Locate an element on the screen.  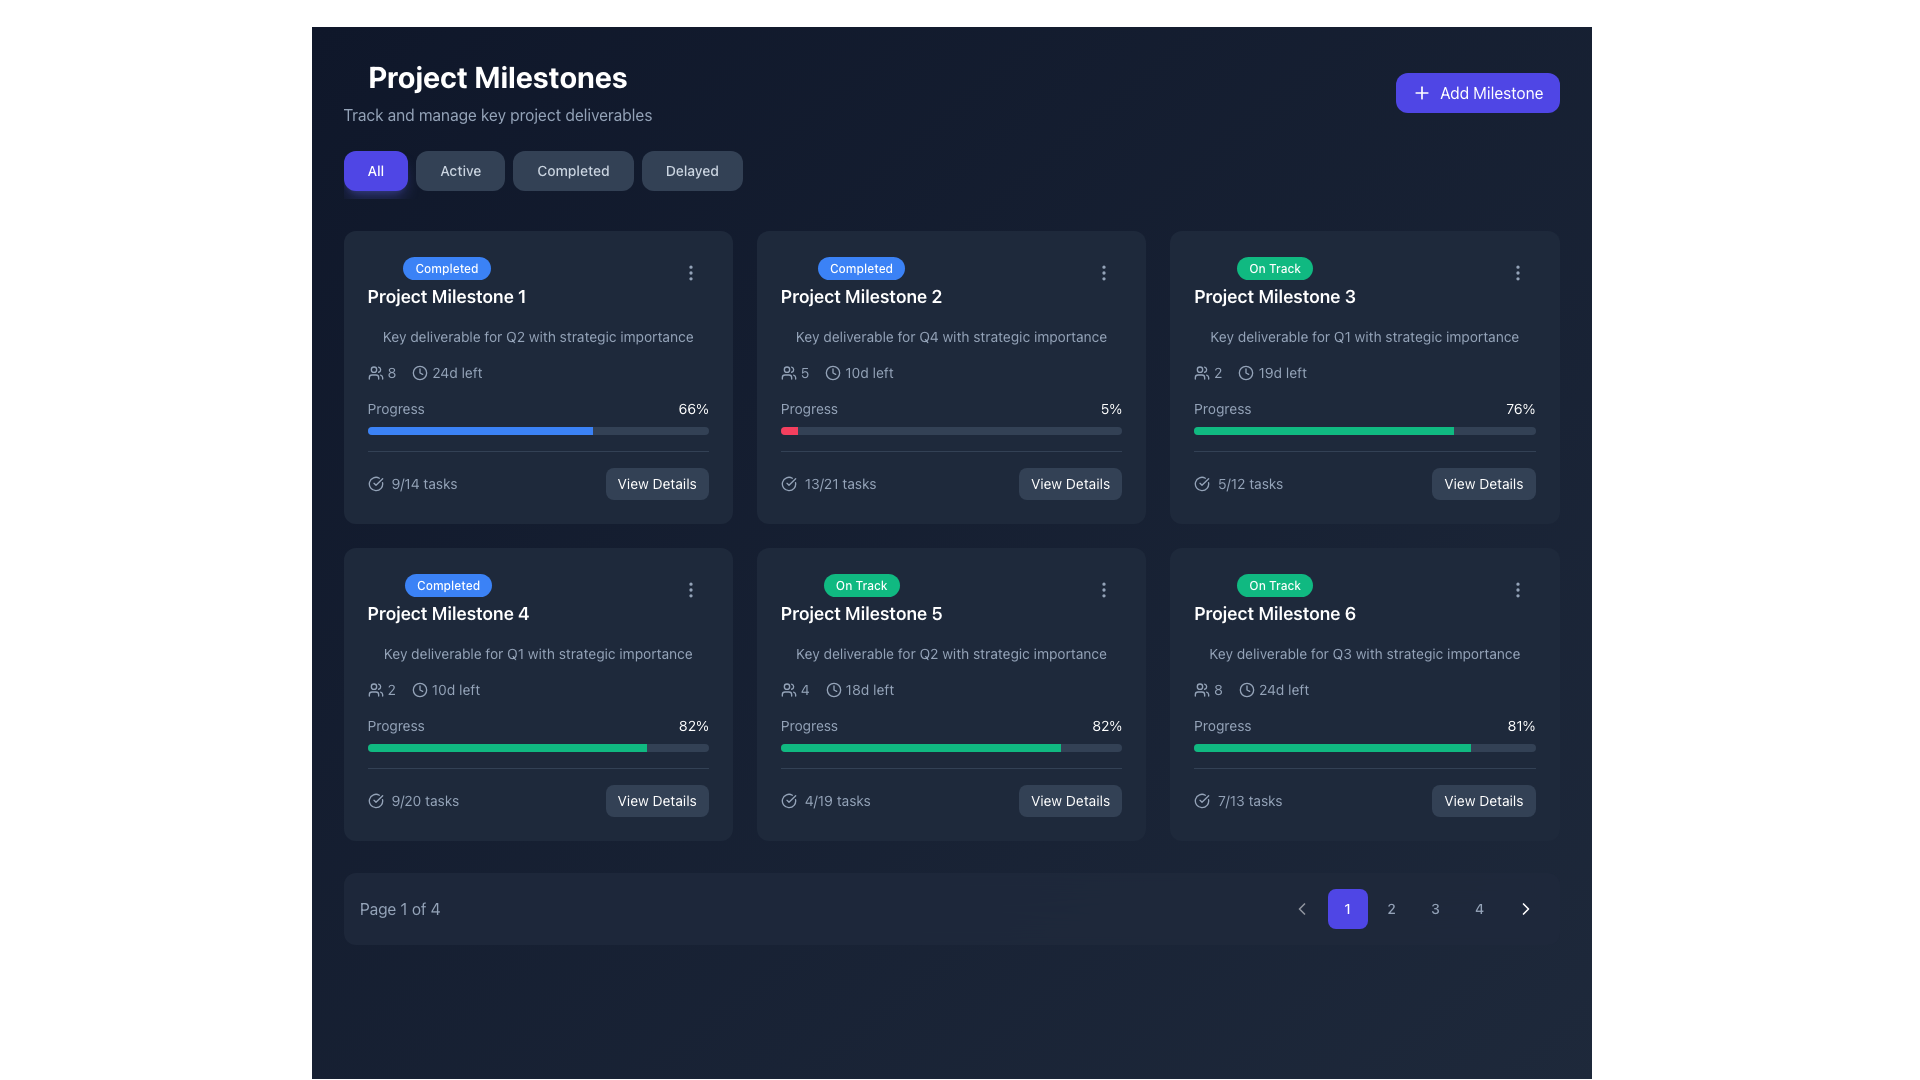
the header section containing the text 'Project Milestones' and its subtitle 'Track and manage key project deliverables', which is located at the top-left section of the interface is located at coordinates (497, 92).